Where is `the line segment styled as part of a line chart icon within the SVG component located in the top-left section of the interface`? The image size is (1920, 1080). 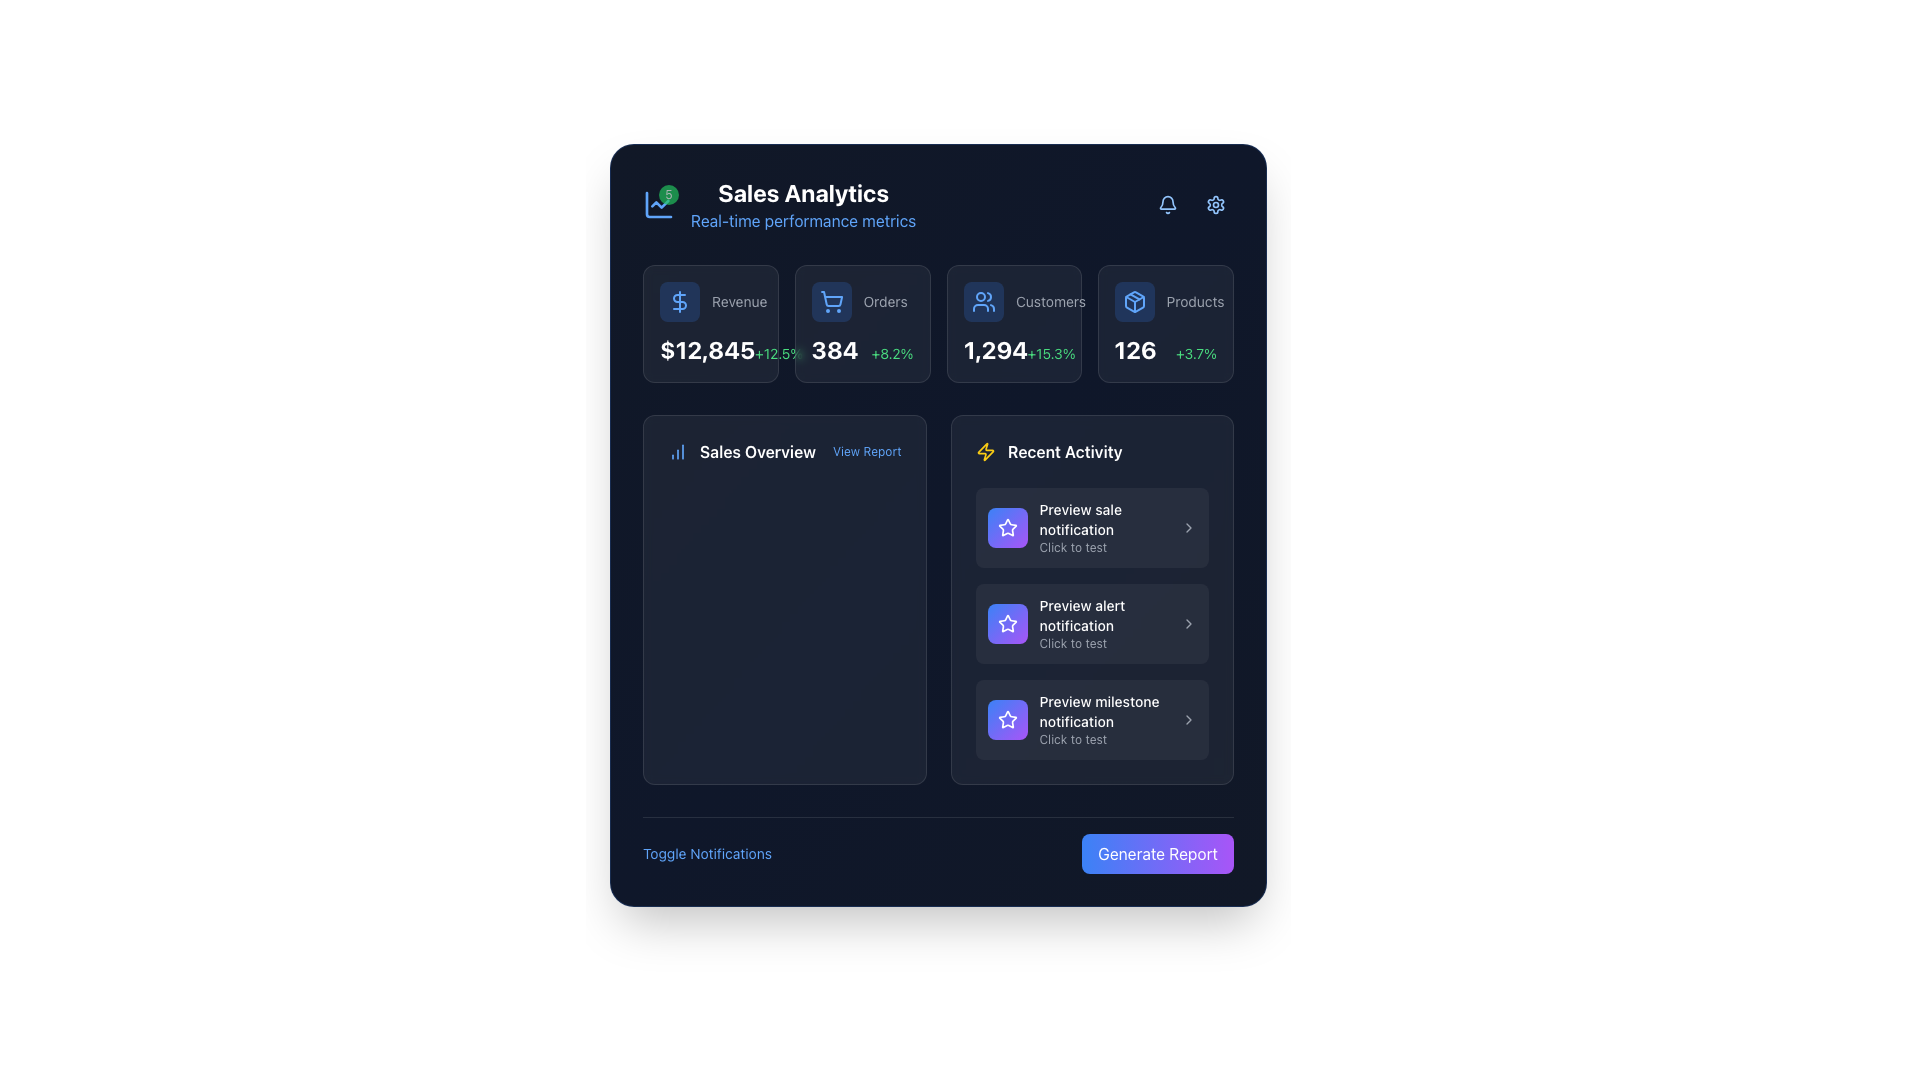 the line segment styled as part of a line chart icon within the SVG component located in the top-left section of the interface is located at coordinates (658, 204).